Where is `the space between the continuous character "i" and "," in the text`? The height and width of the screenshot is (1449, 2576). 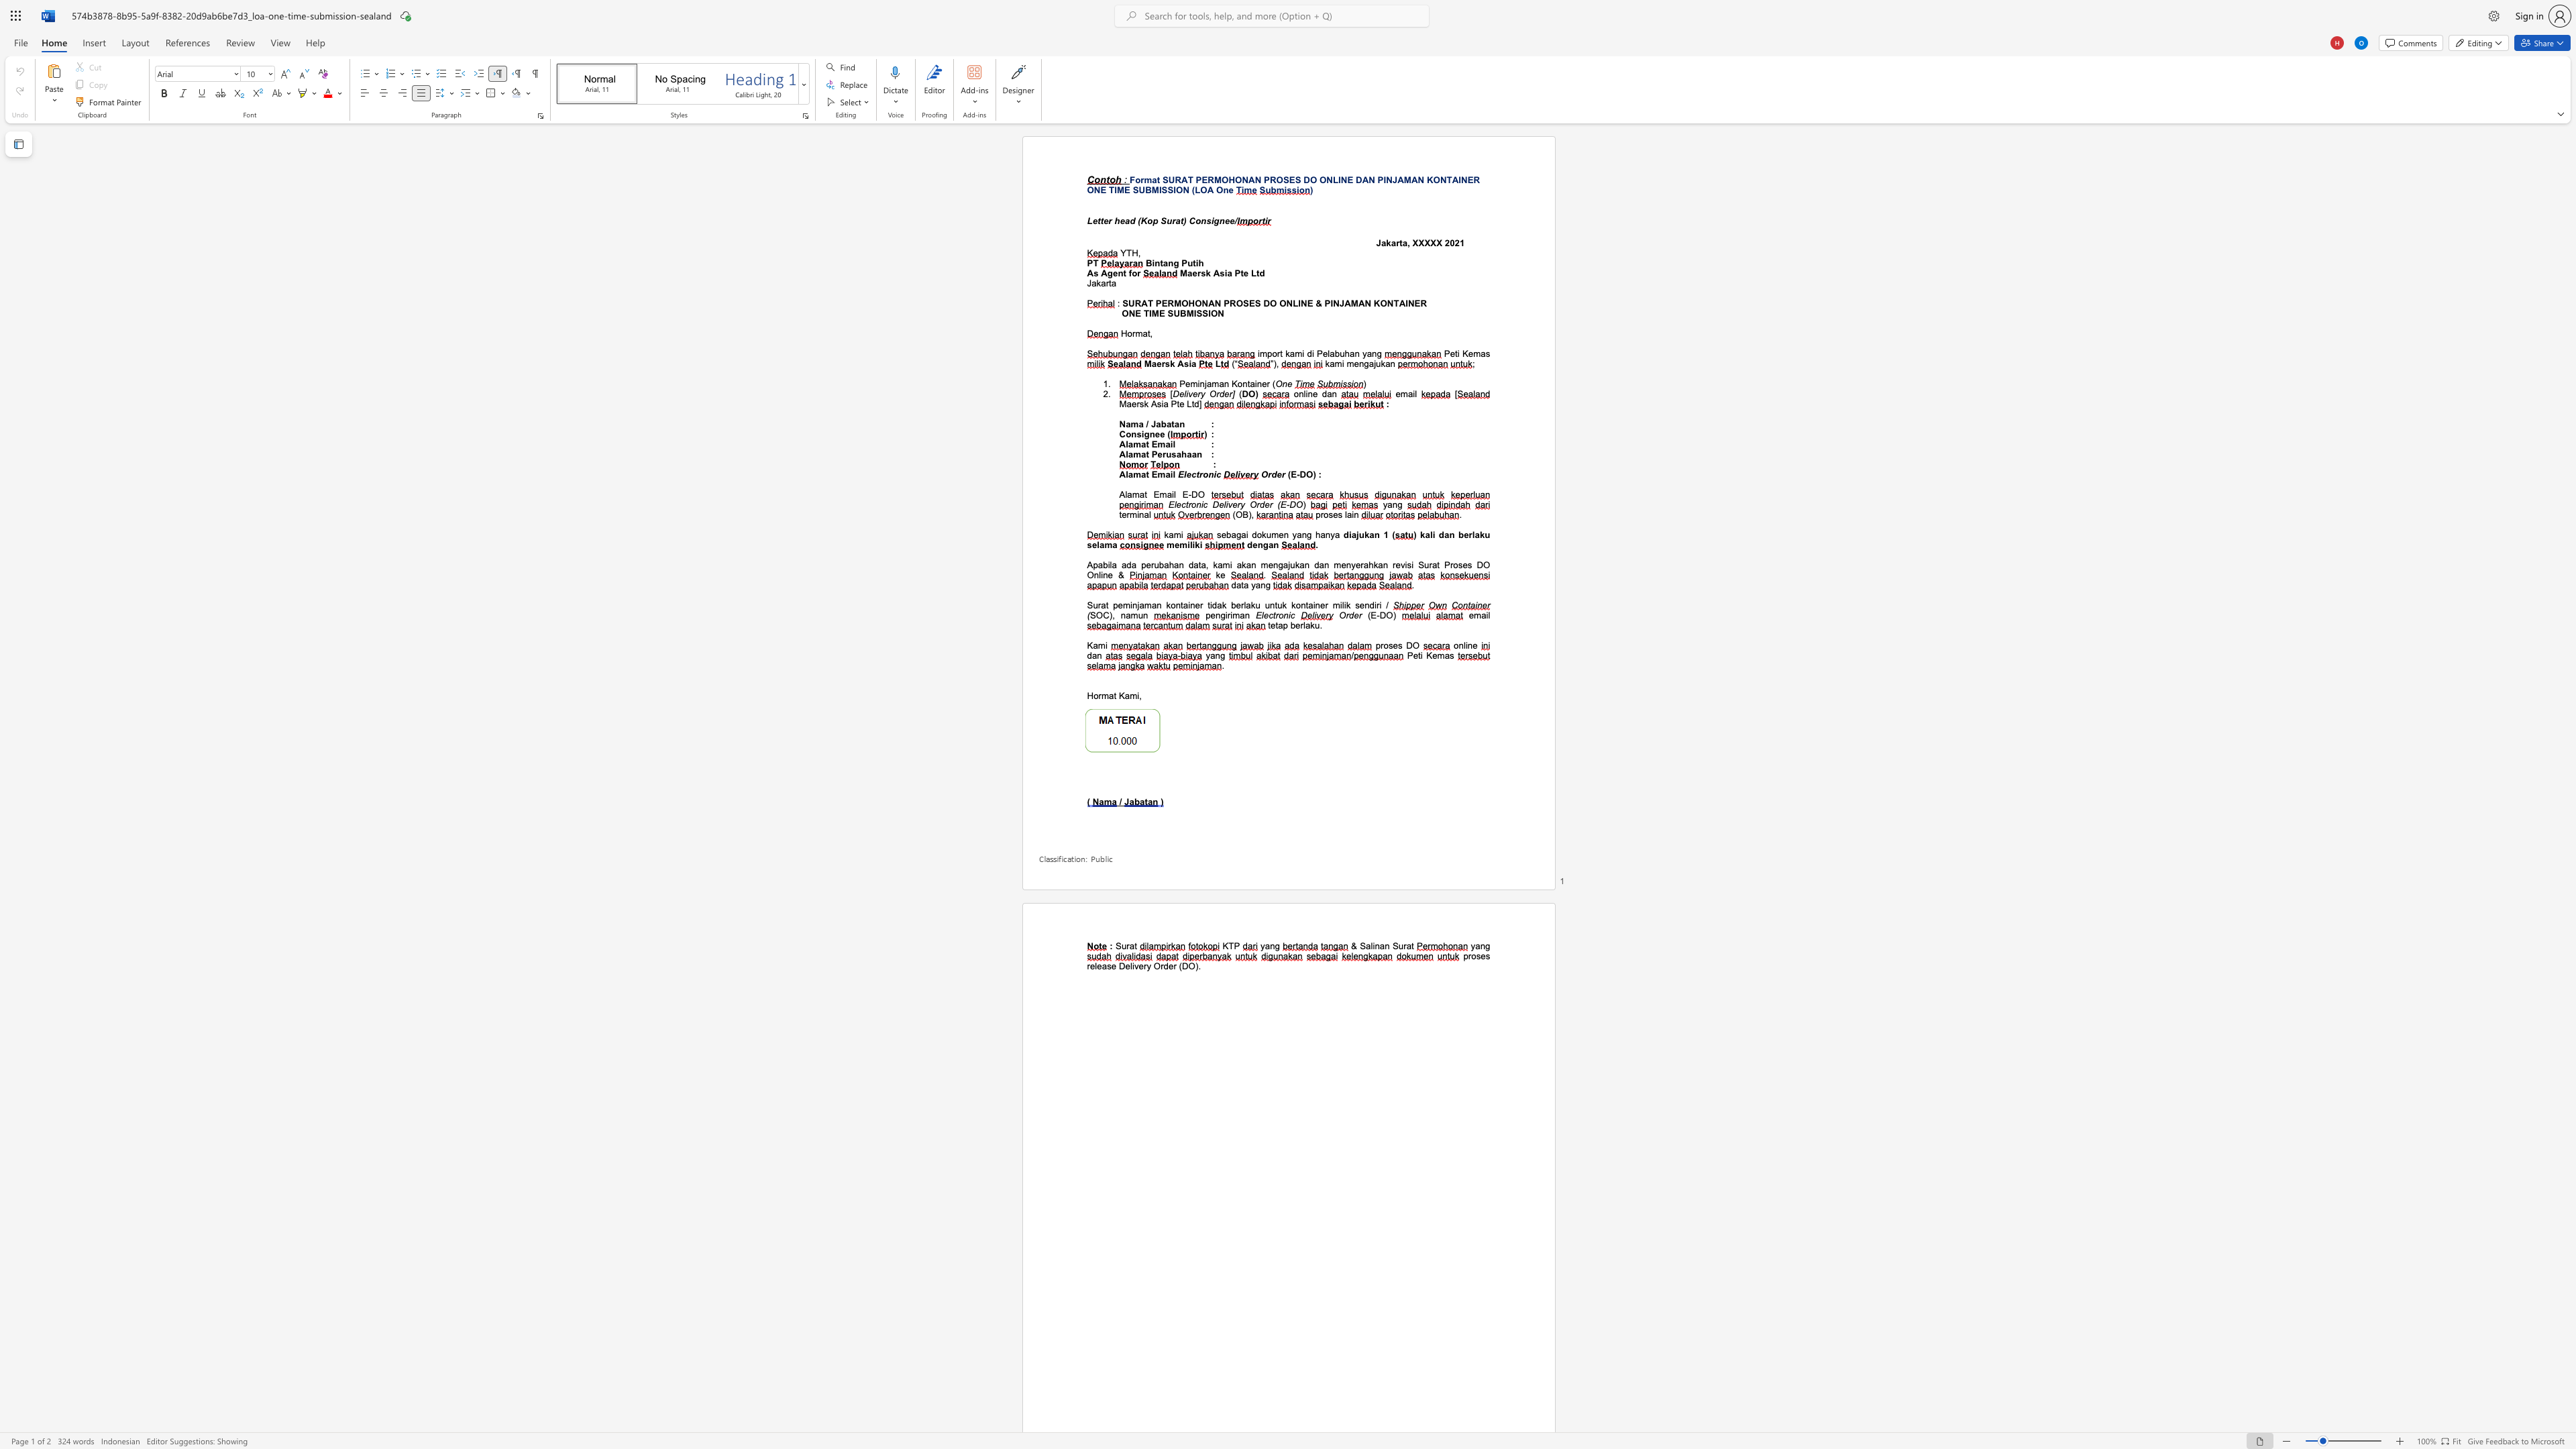
the space between the continuous character "i" and "," in the text is located at coordinates (1138, 694).